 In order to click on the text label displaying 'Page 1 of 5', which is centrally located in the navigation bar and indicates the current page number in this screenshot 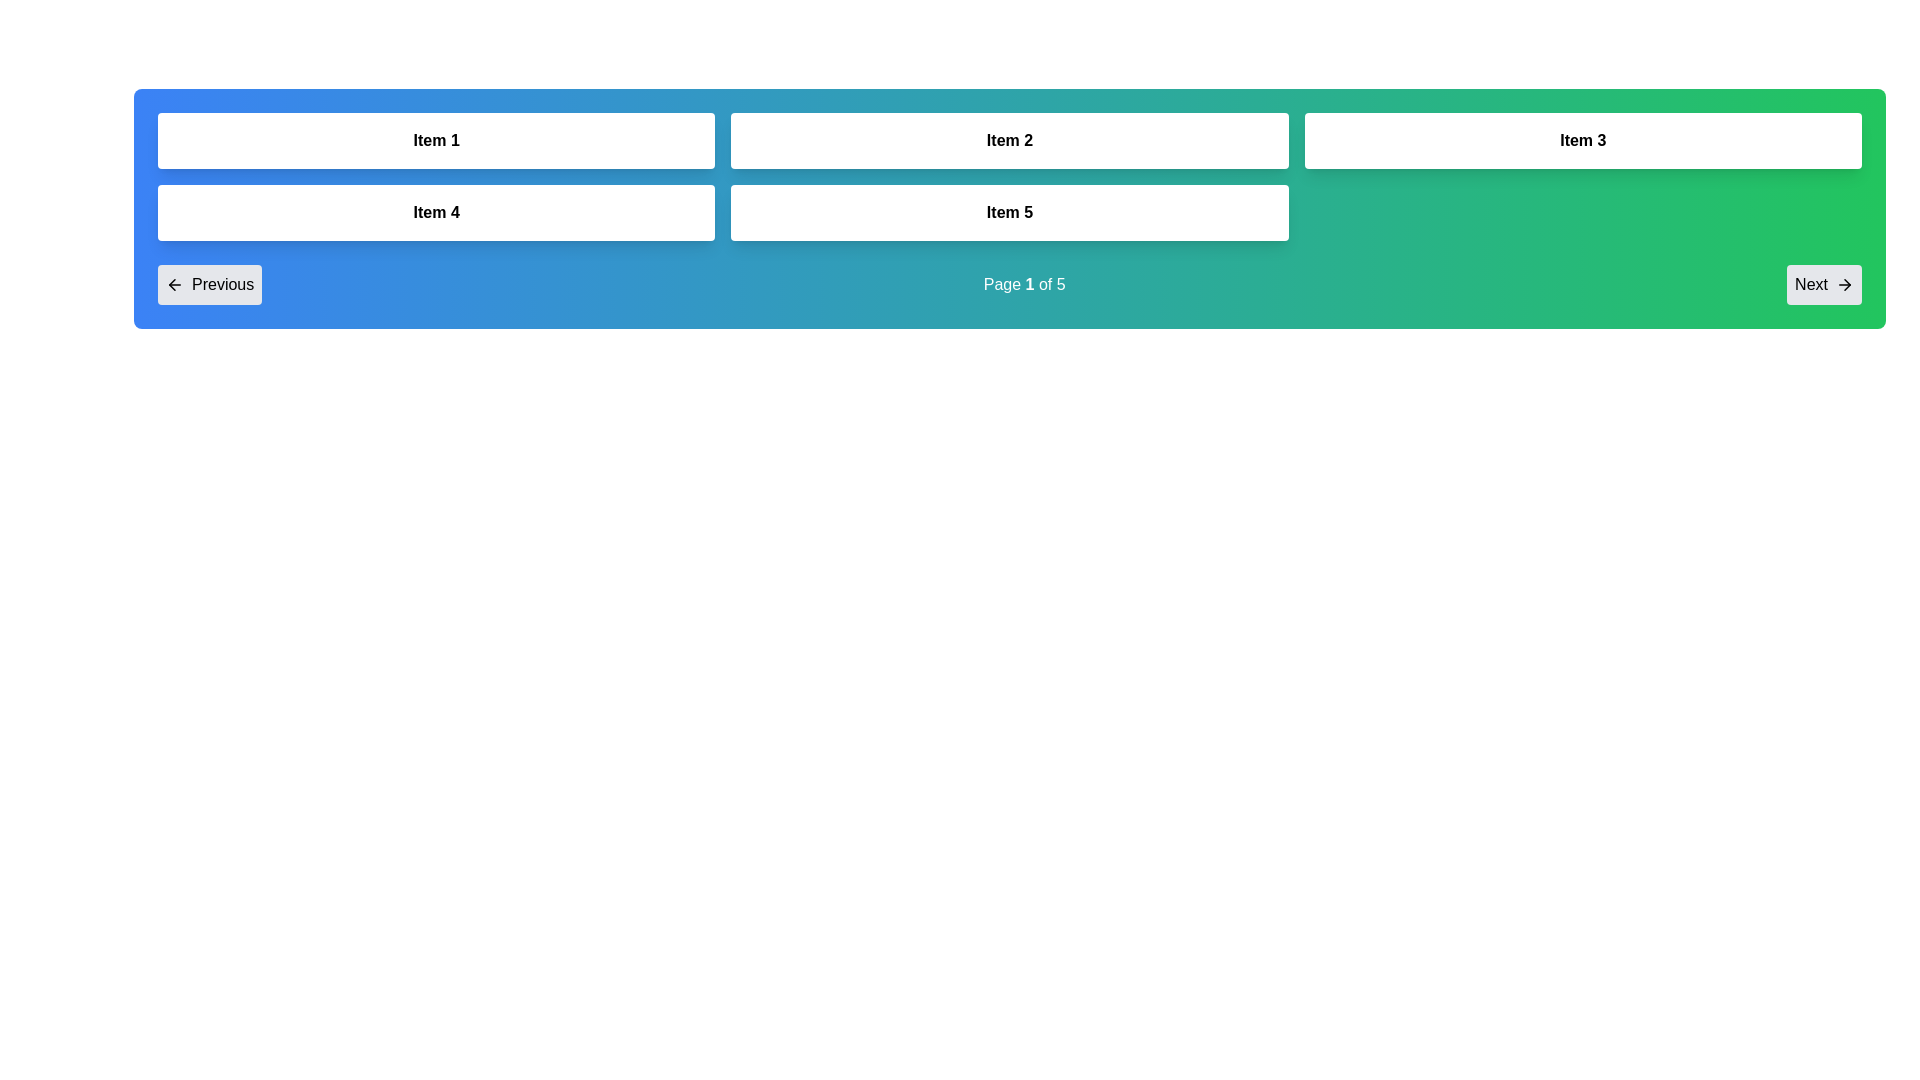, I will do `click(1024, 285)`.